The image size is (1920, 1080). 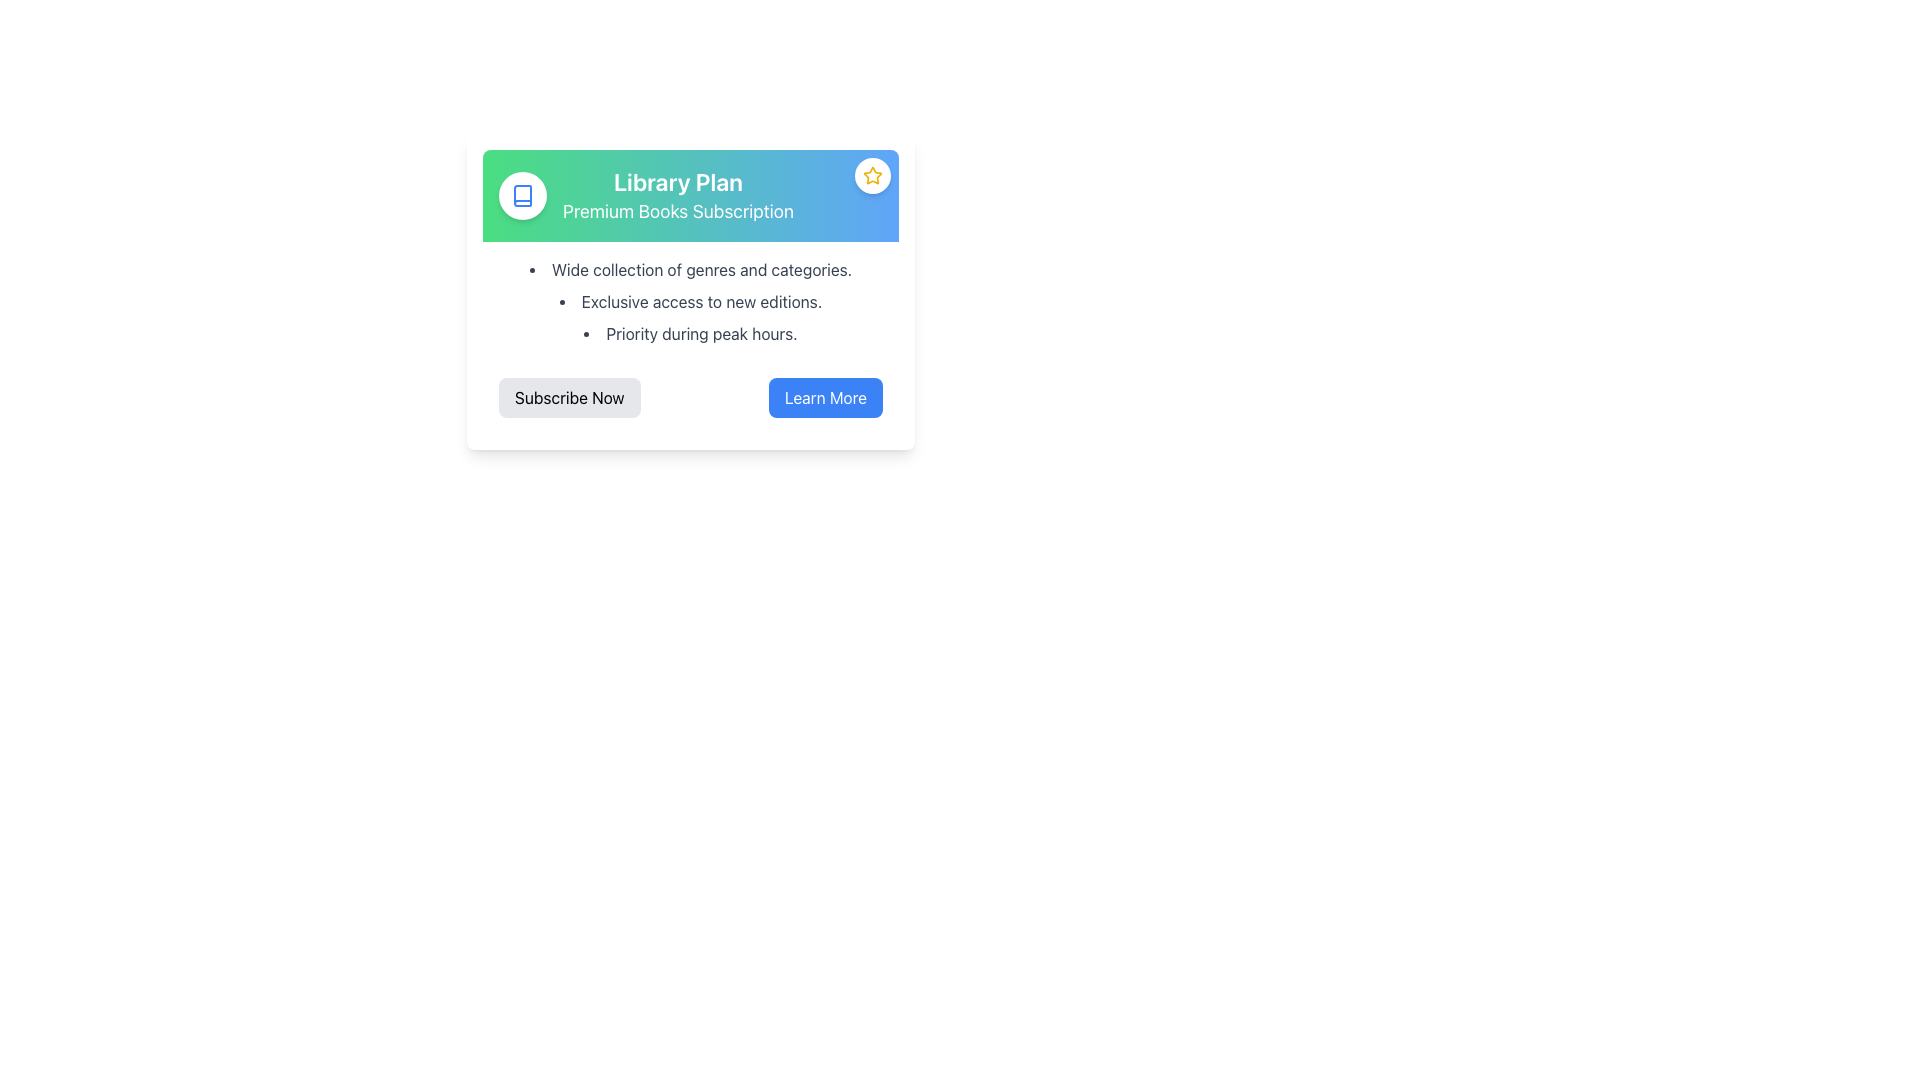 I want to click on the 'Learn More' button located to the right of the 'Subscribe Now' button in the lower-right portion of the card layout, so click(x=825, y=397).